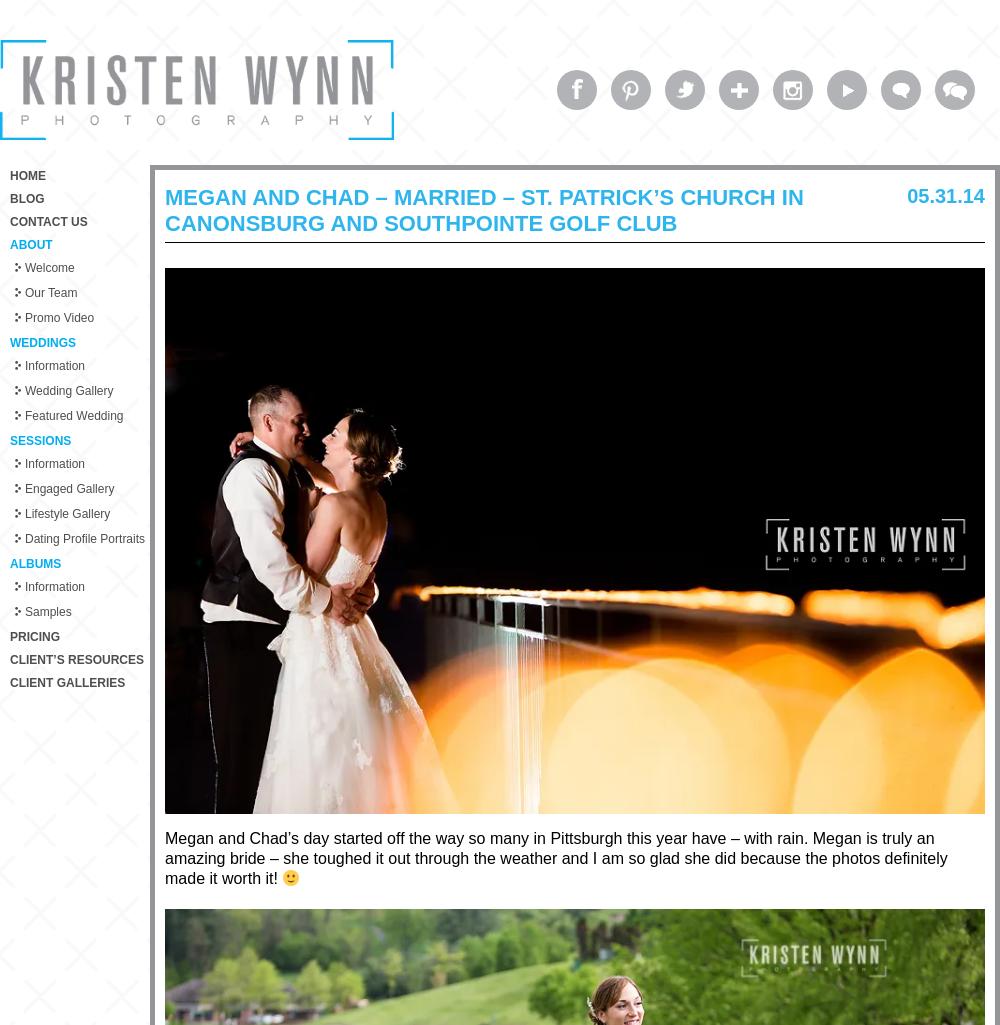  I want to click on 'Weddings', so click(43, 341).